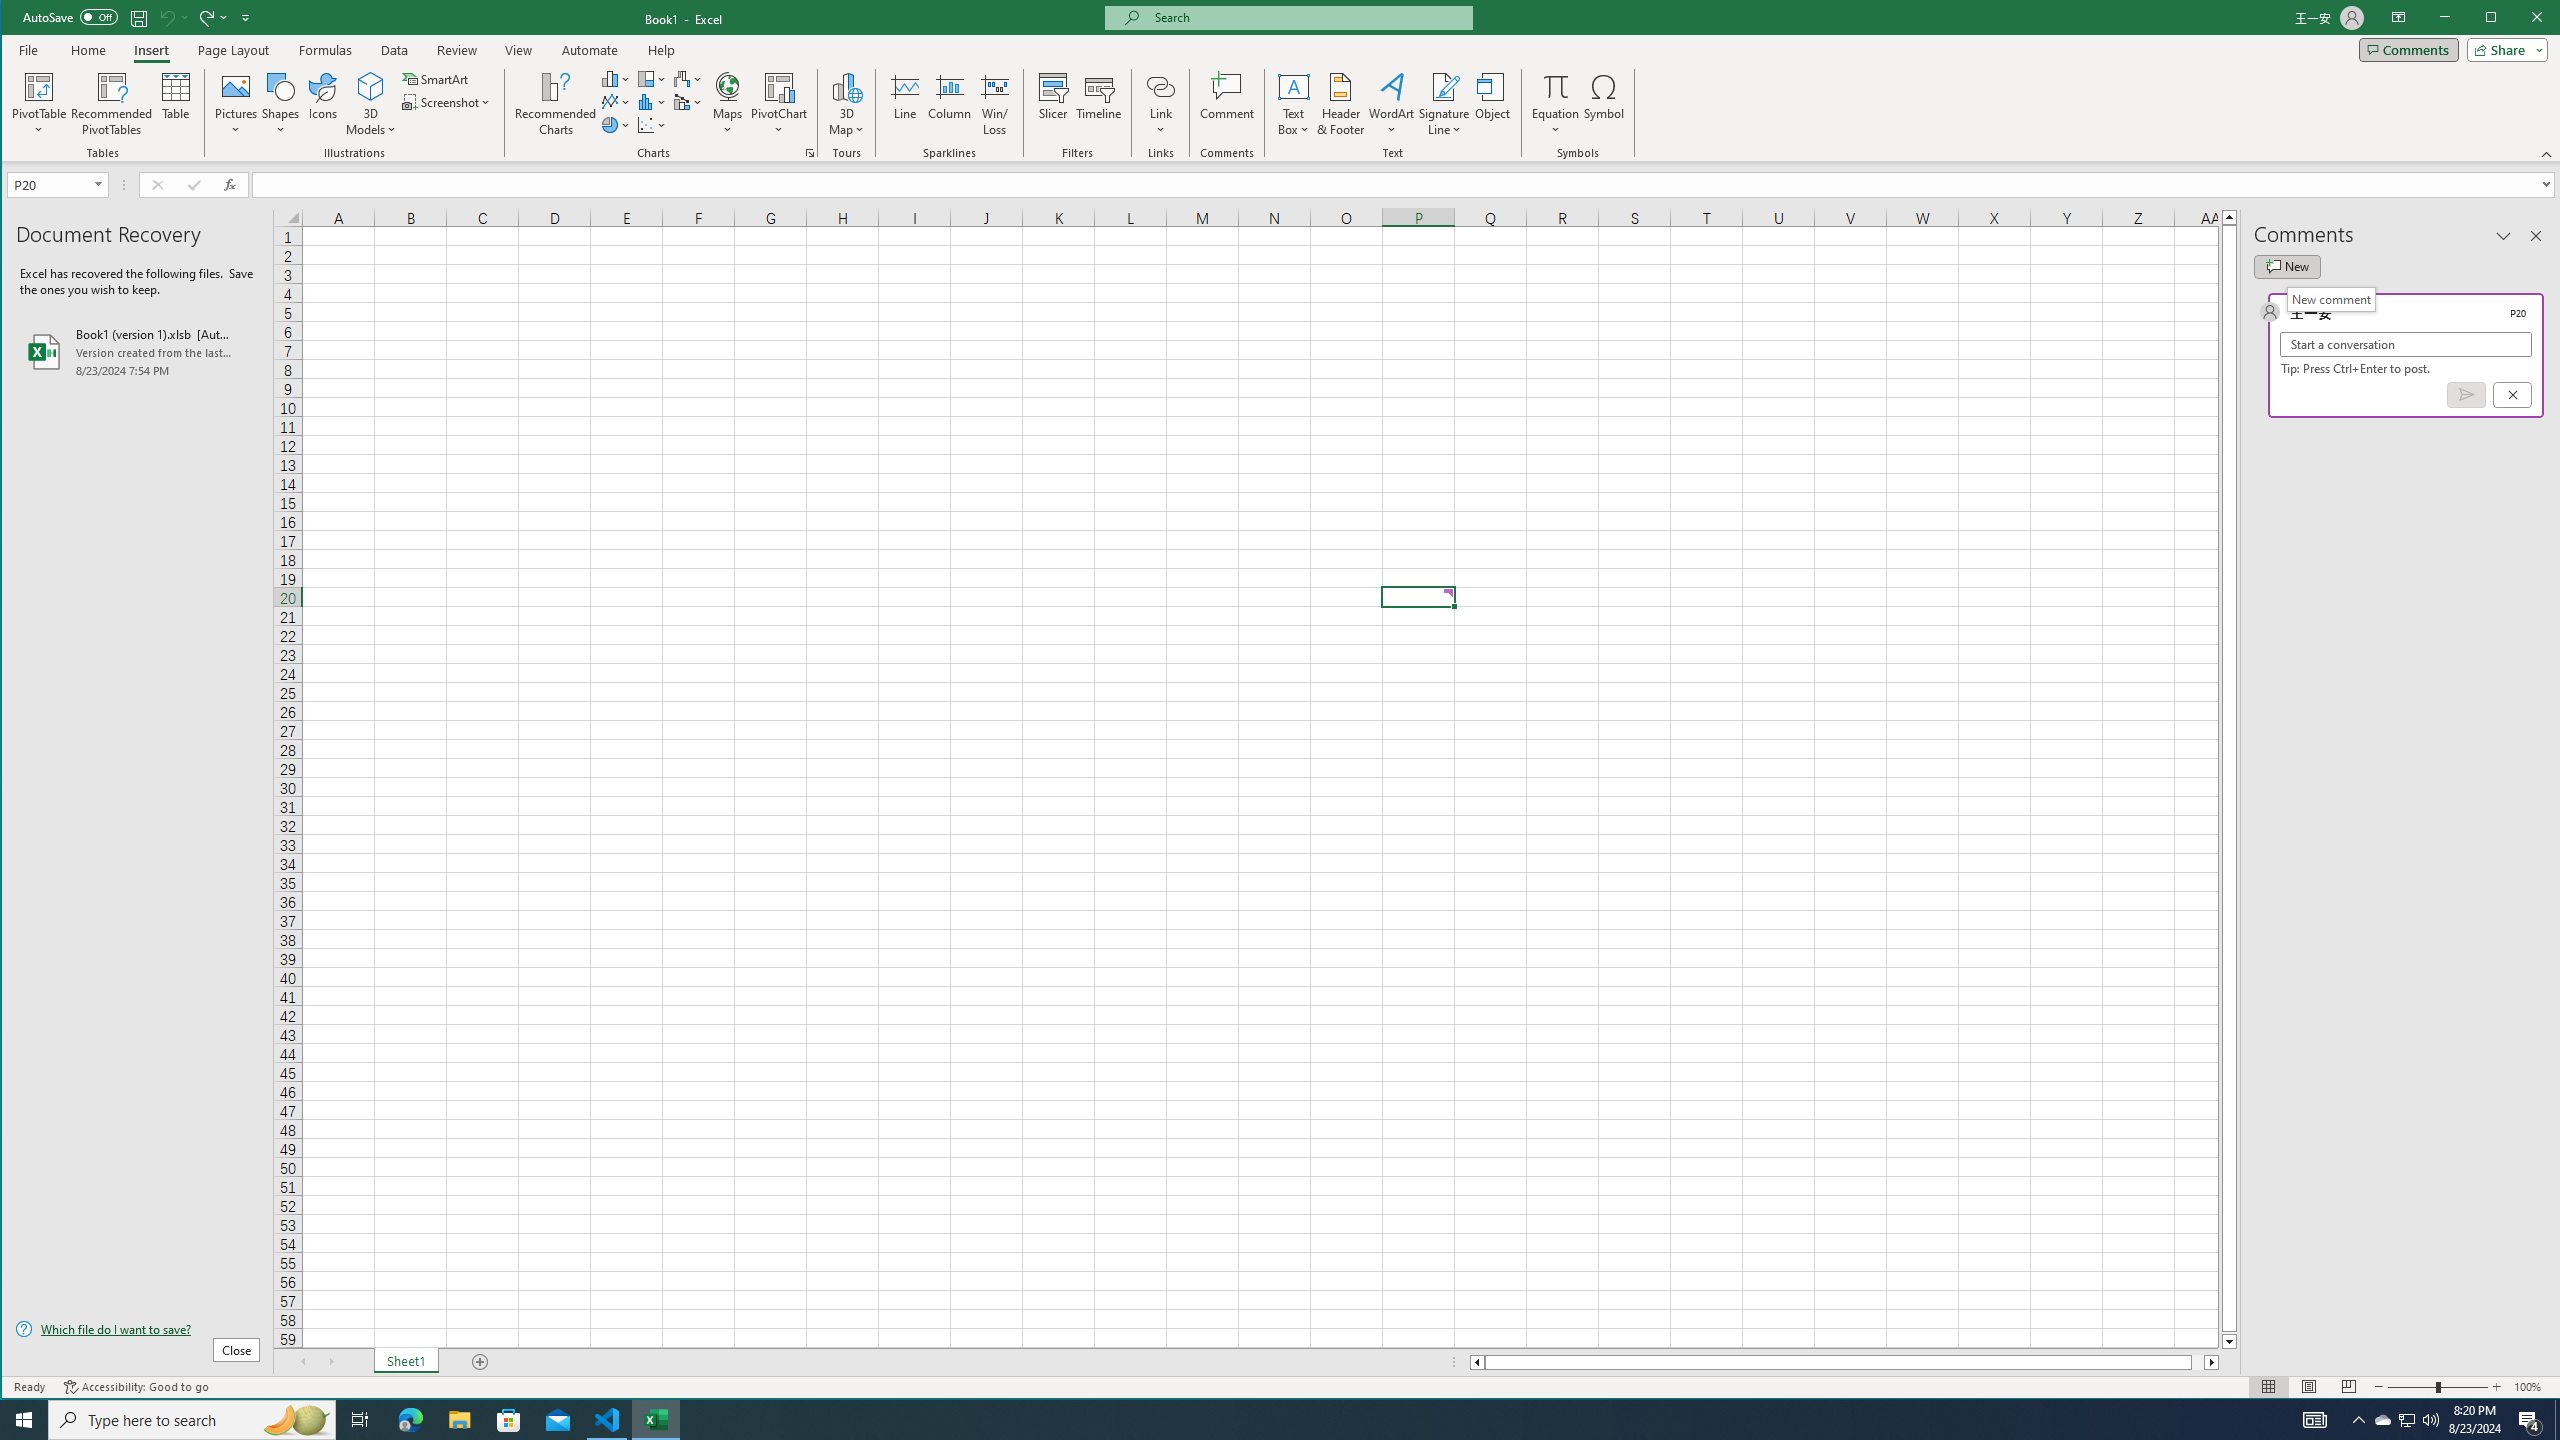  I want to click on 'Insert Scatter (X, Y) or Bubble Chart', so click(652, 125).